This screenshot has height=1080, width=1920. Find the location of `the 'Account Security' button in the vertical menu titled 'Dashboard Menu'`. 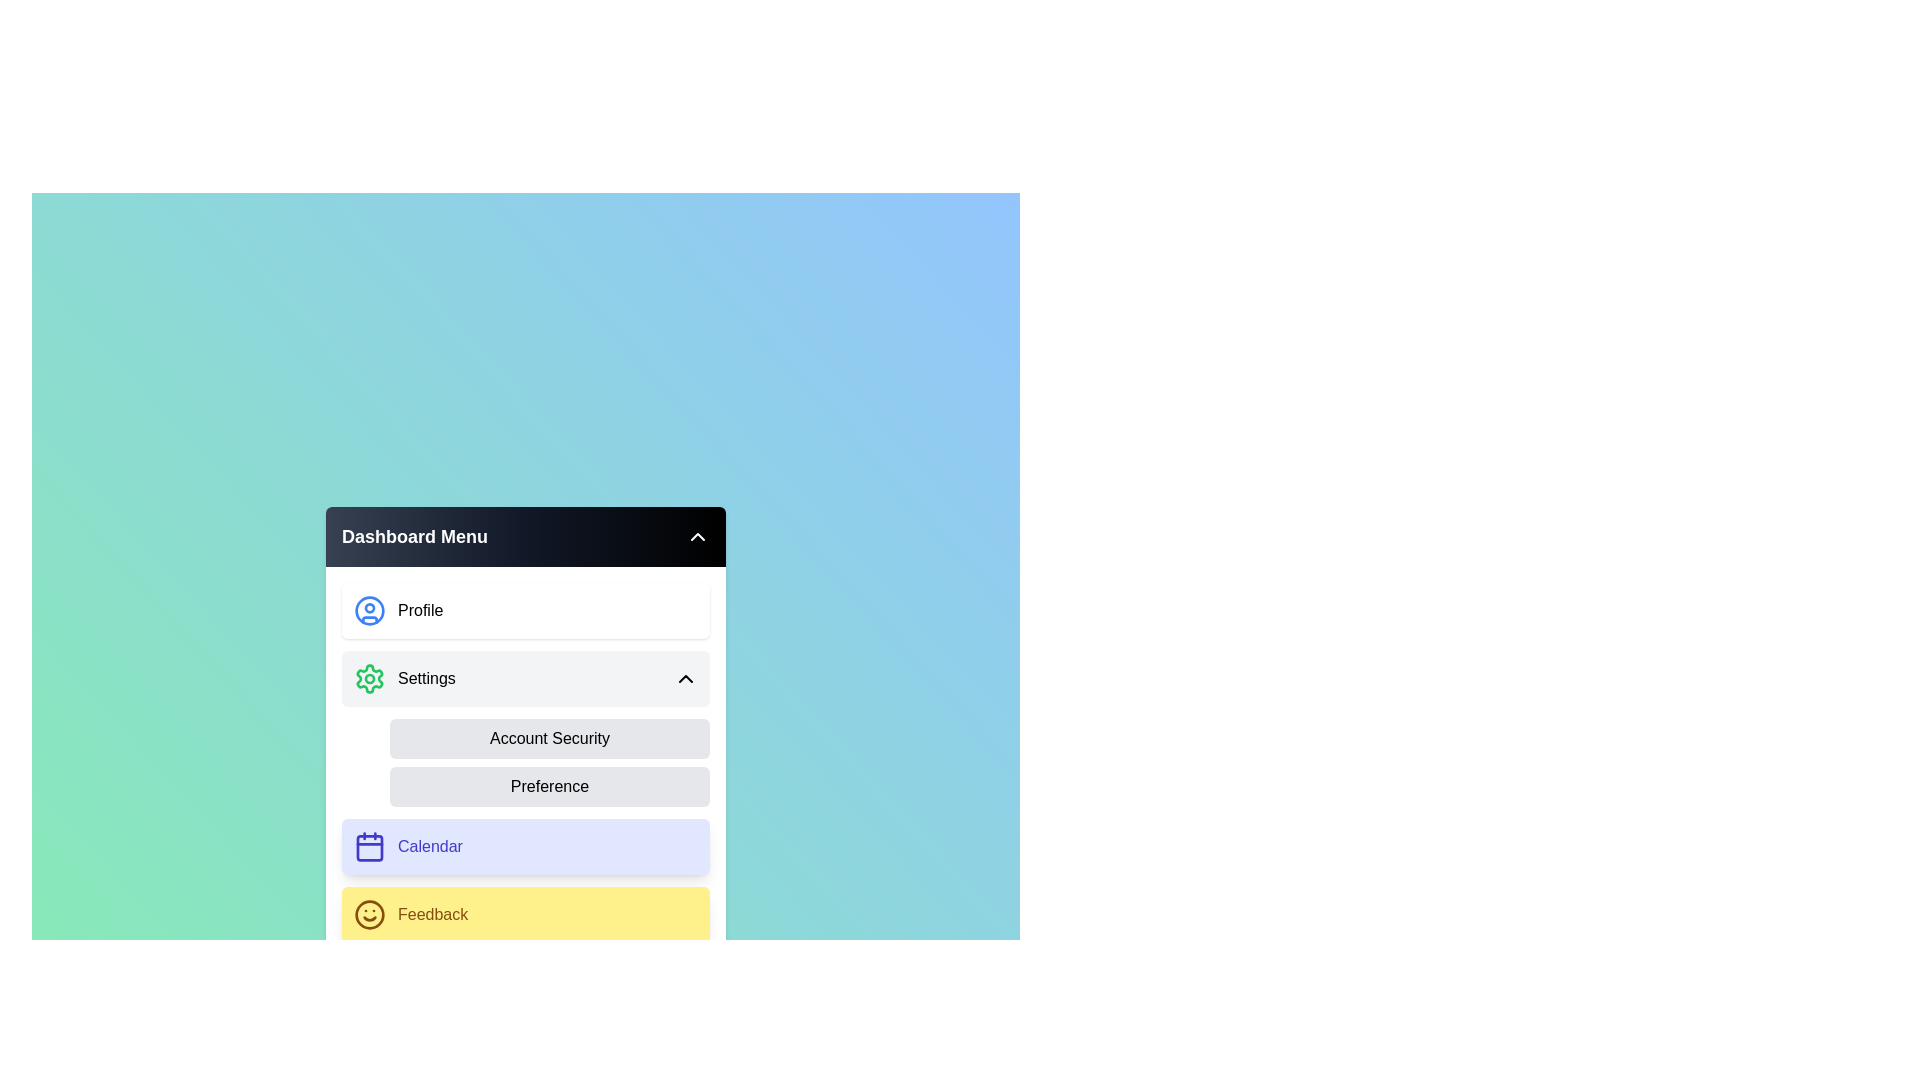

the 'Account Security' button in the vertical menu titled 'Dashboard Menu' is located at coordinates (526, 763).